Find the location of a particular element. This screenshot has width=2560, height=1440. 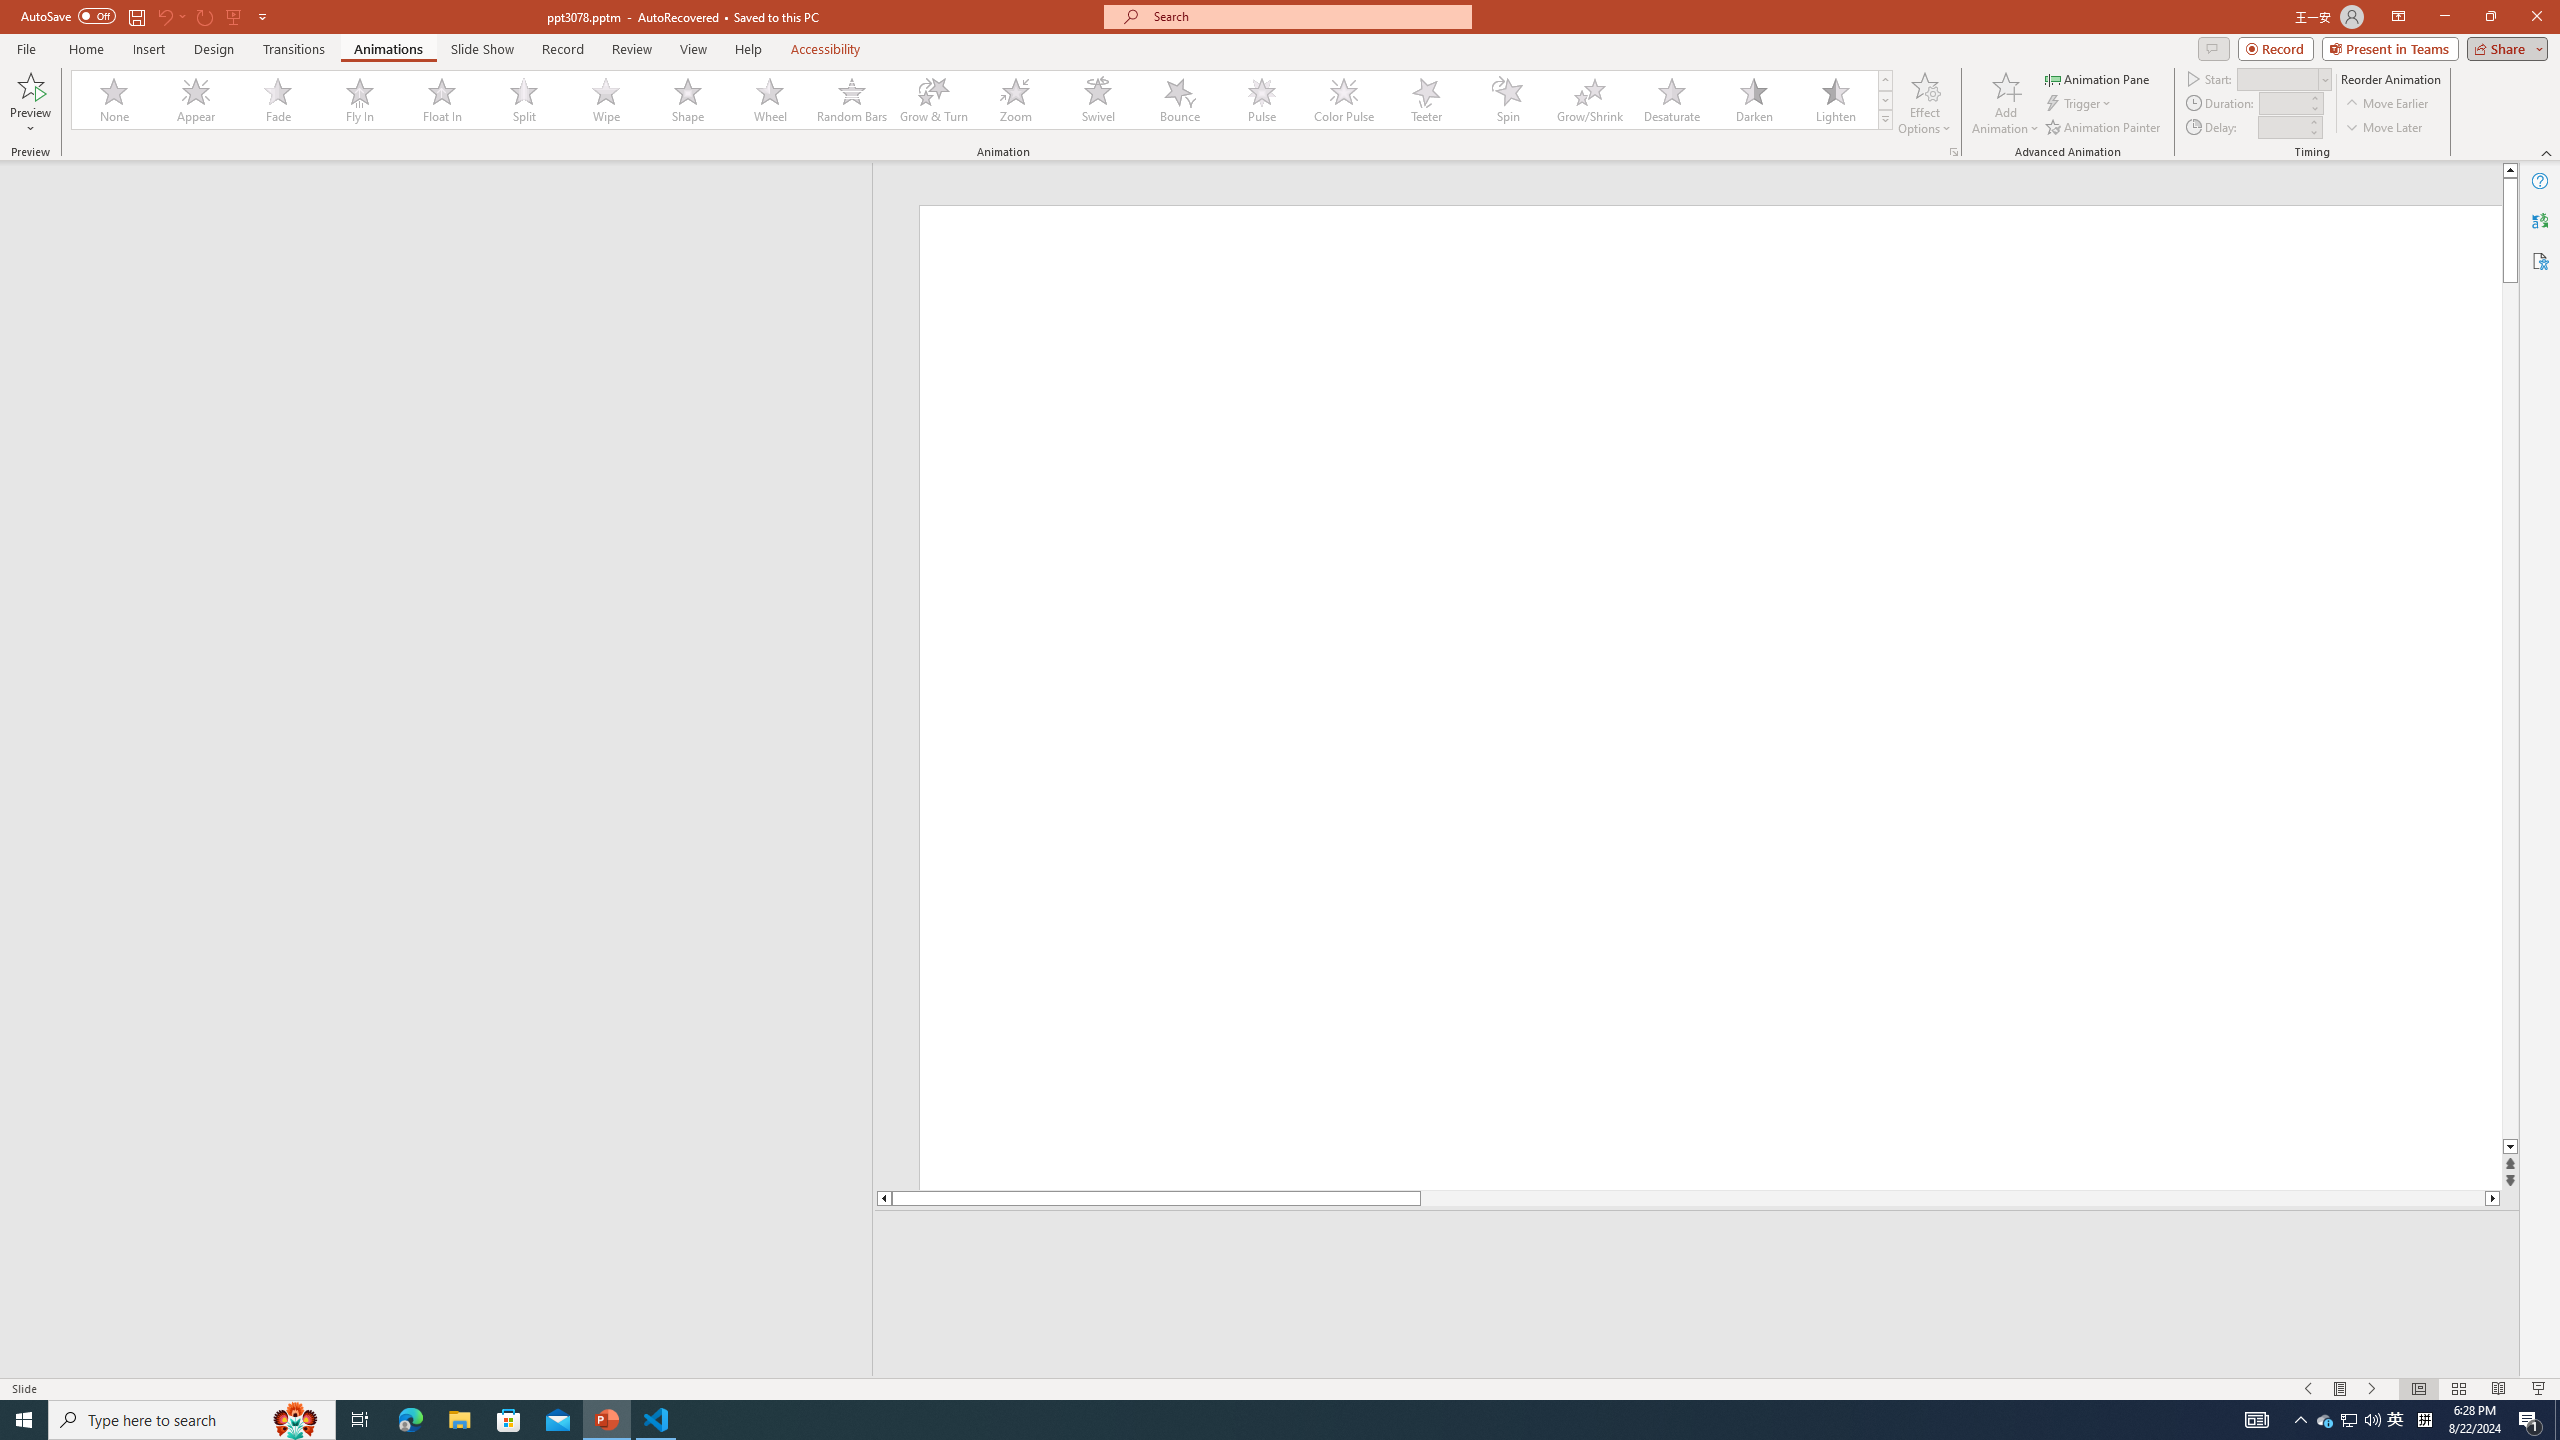

'Grow & Turn' is located at coordinates (933, 99).